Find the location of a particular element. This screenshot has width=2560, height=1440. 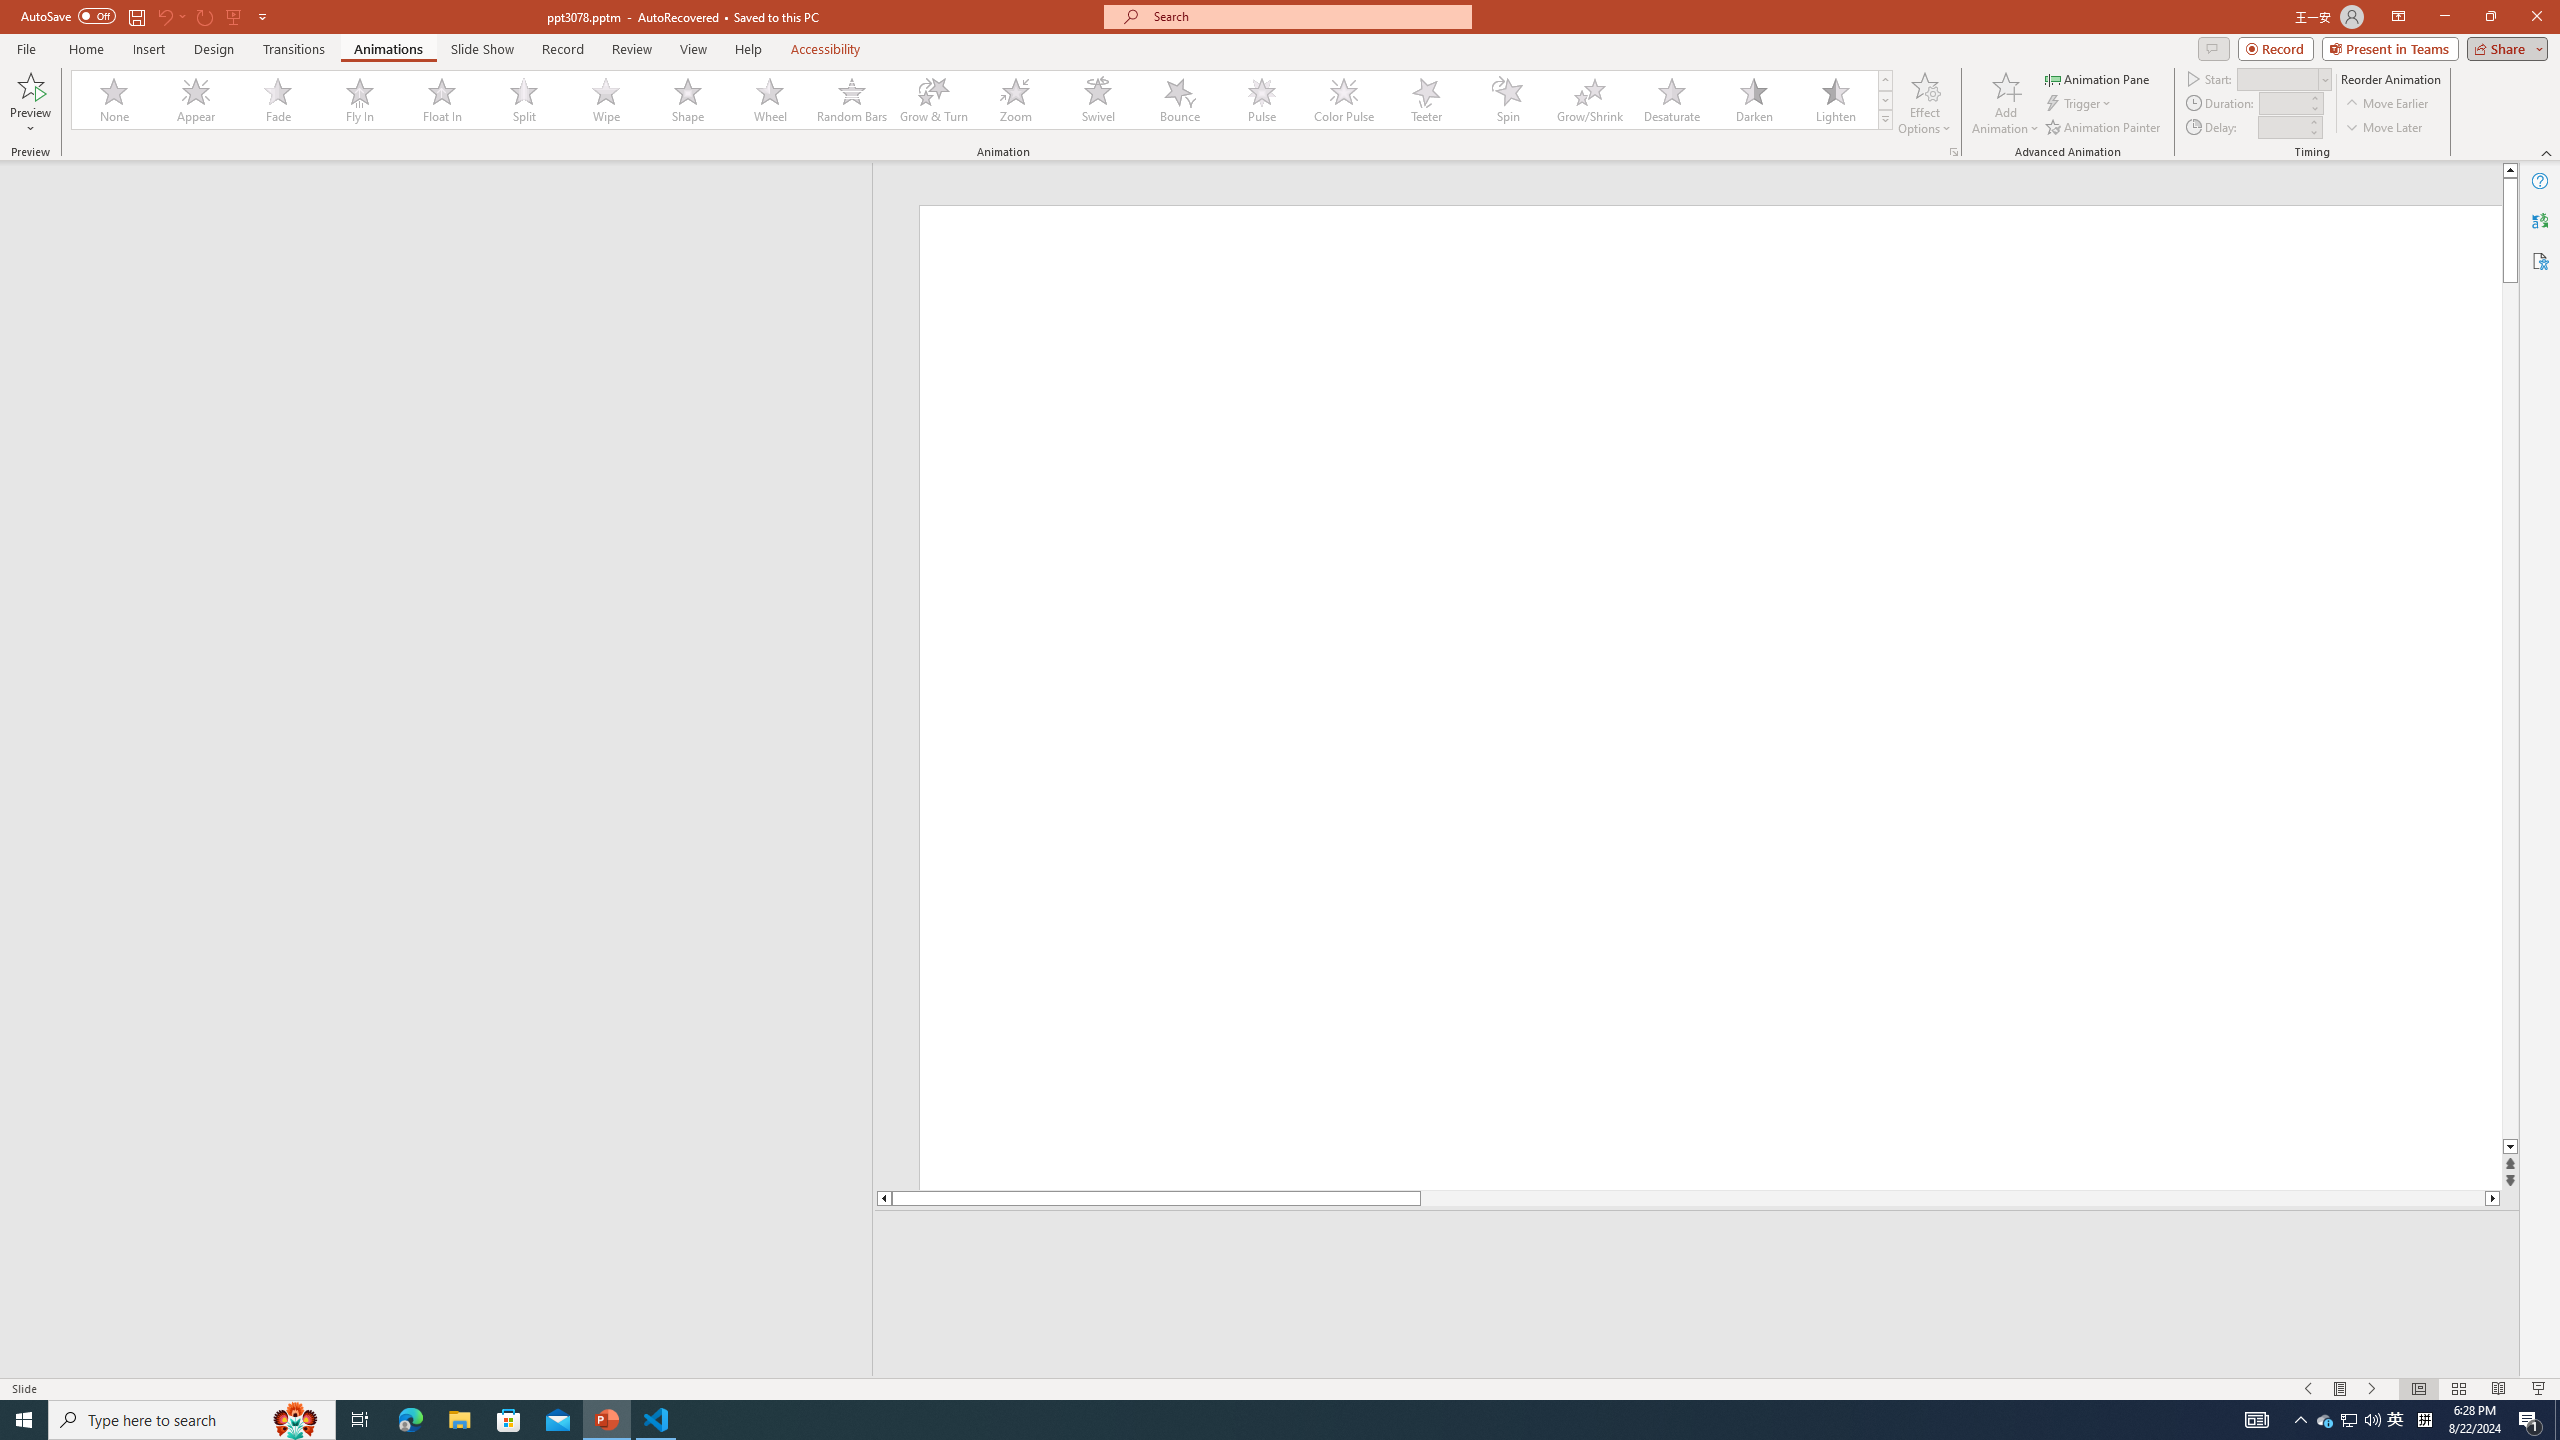

'Grow & Turn' is located at coordinates (933, 99).